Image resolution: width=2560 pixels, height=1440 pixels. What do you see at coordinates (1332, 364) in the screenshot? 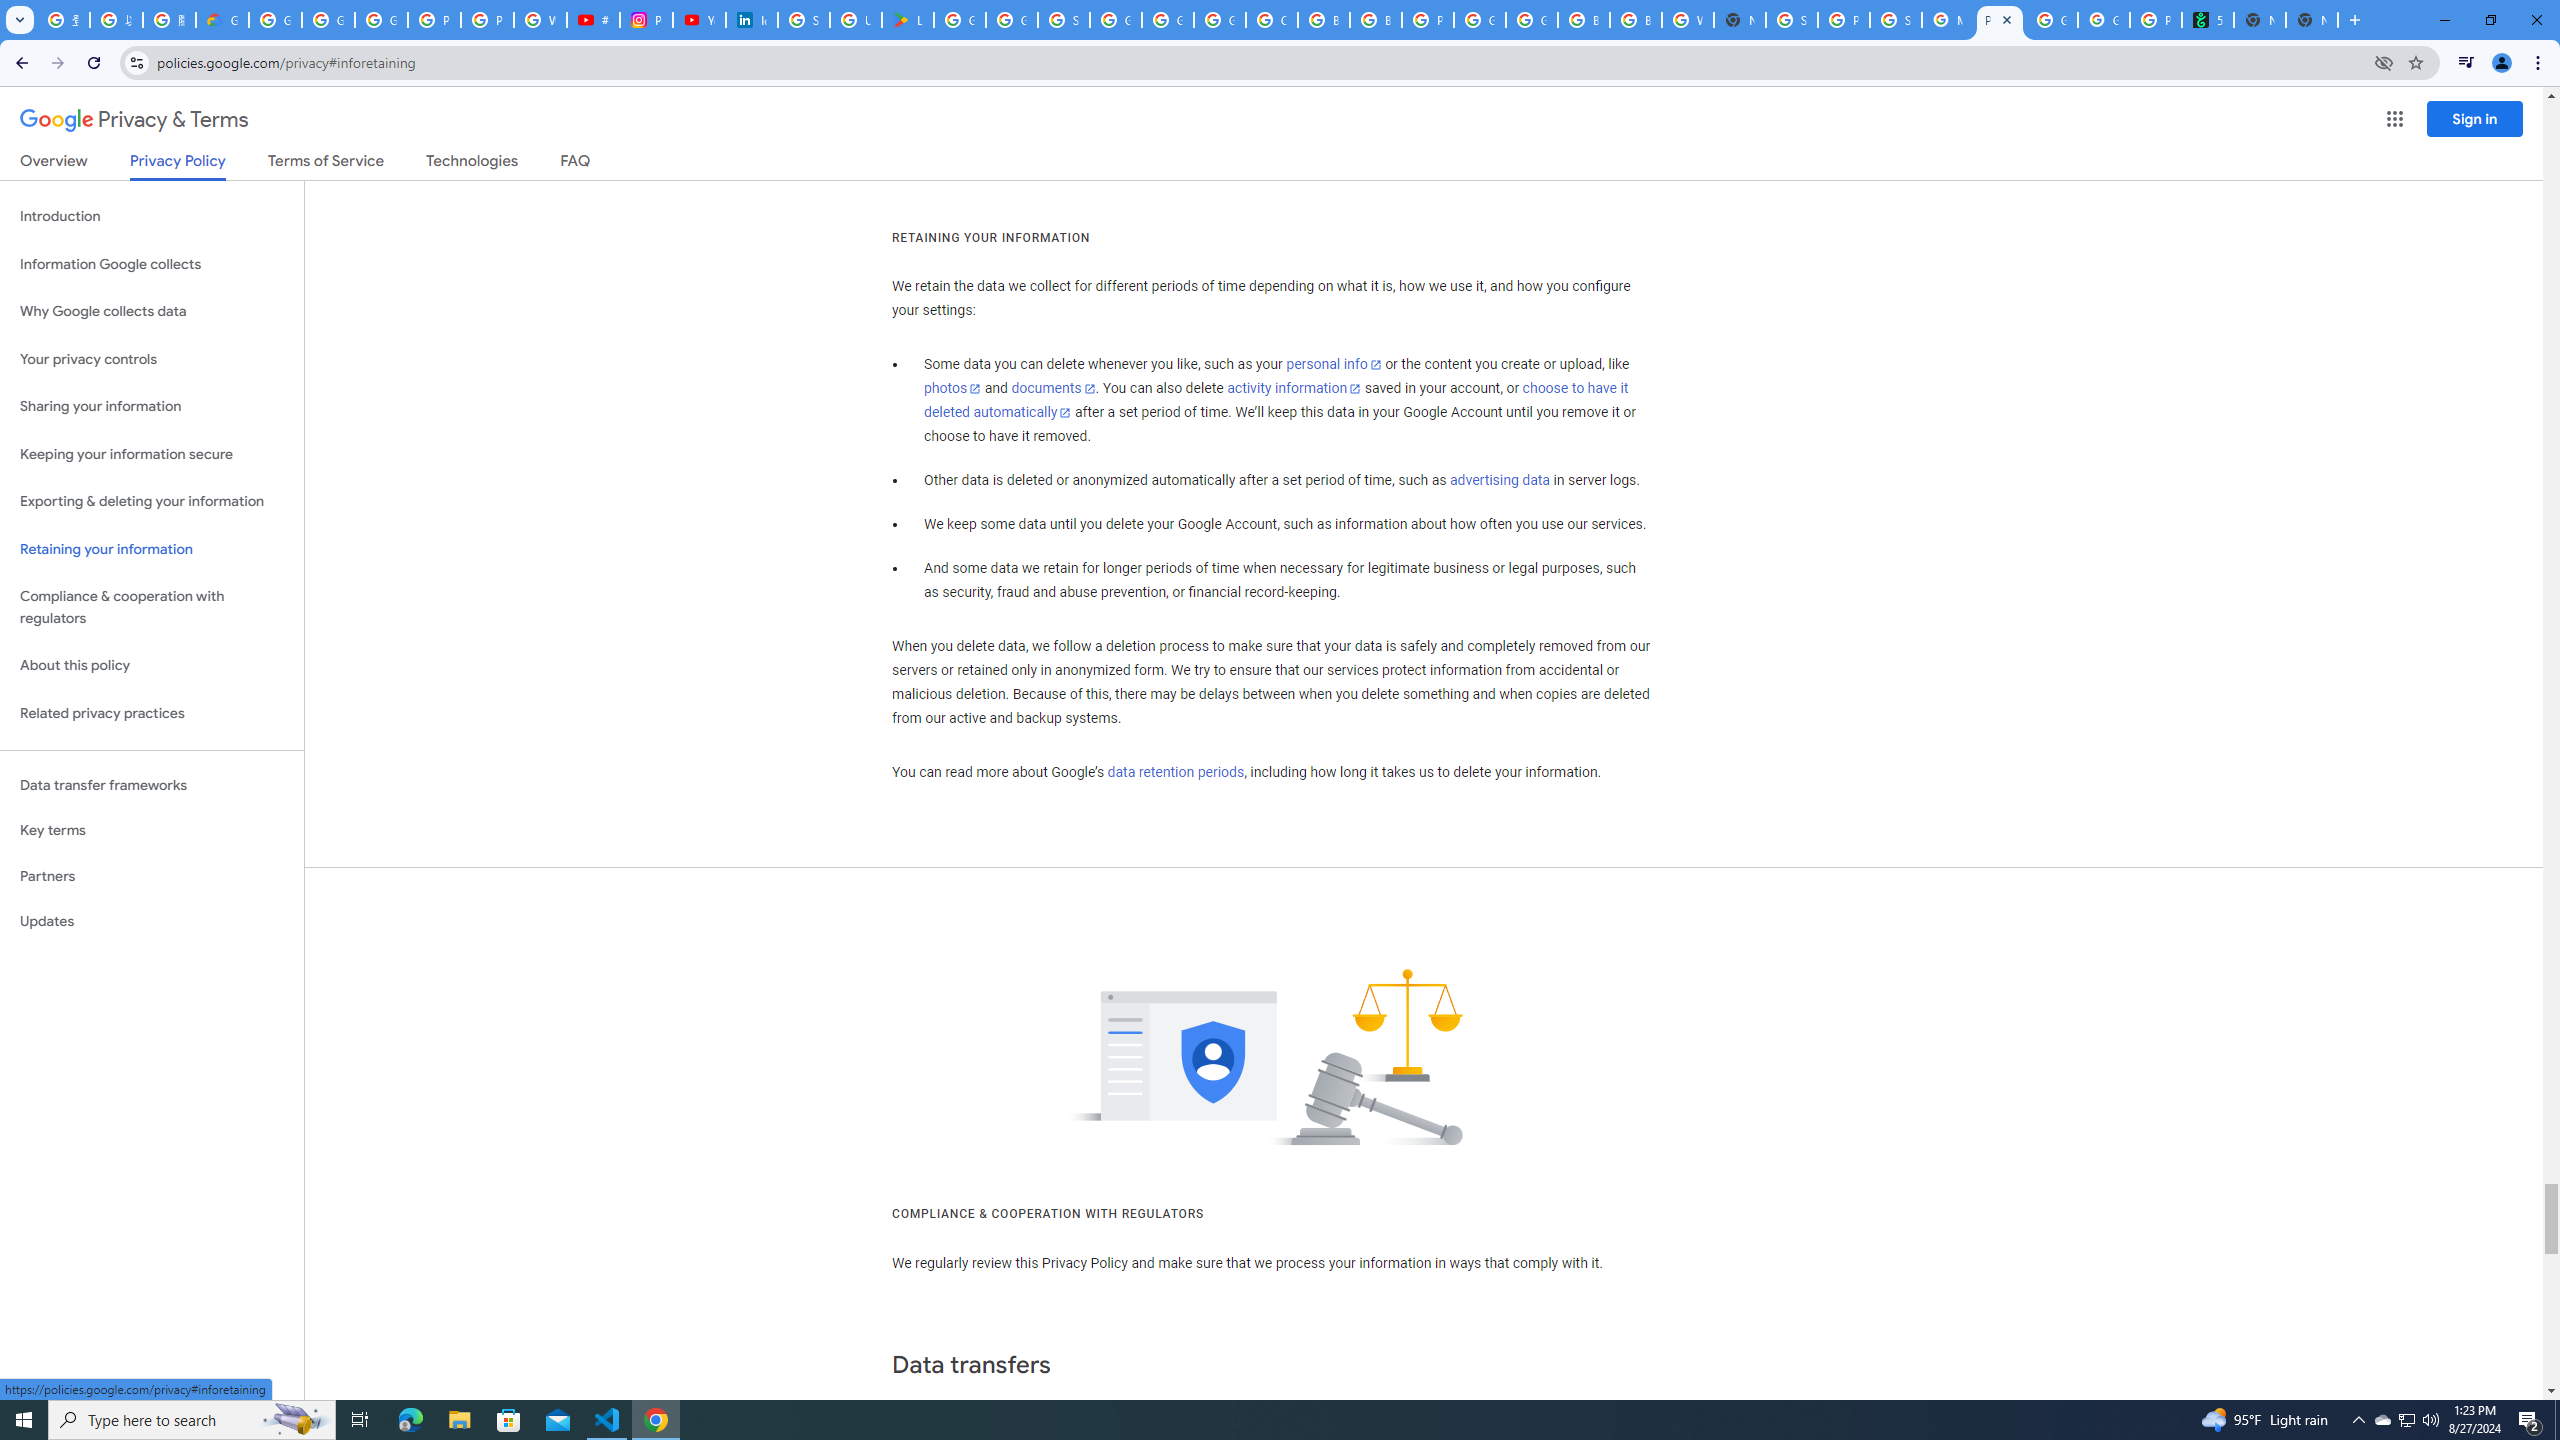
I see `'personal info'` at bounding box center [1332, 364].